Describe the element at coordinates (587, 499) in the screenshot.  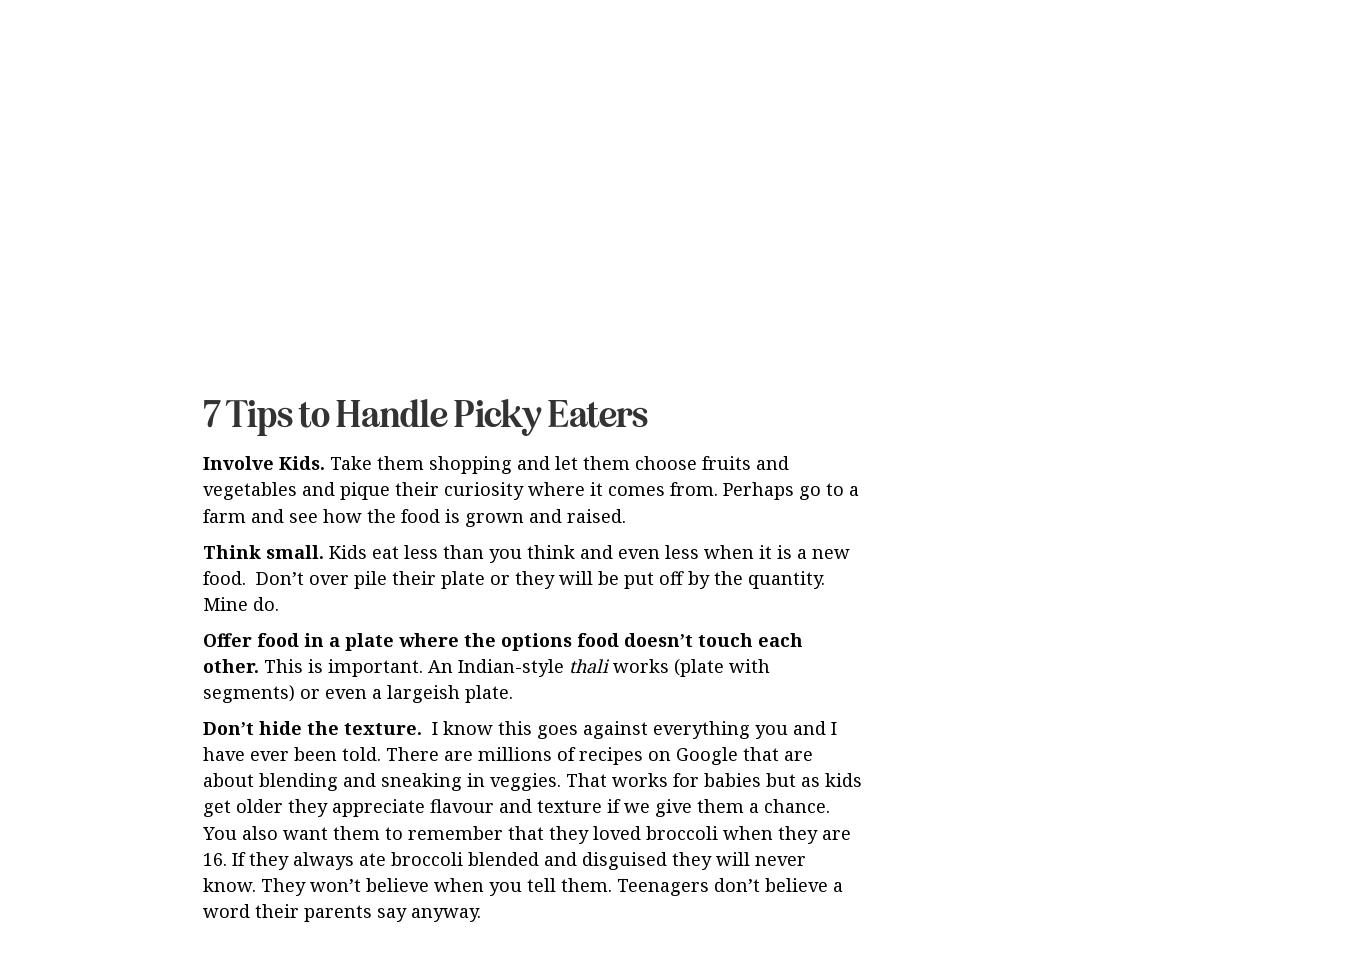
I see `'thali'` at that location.